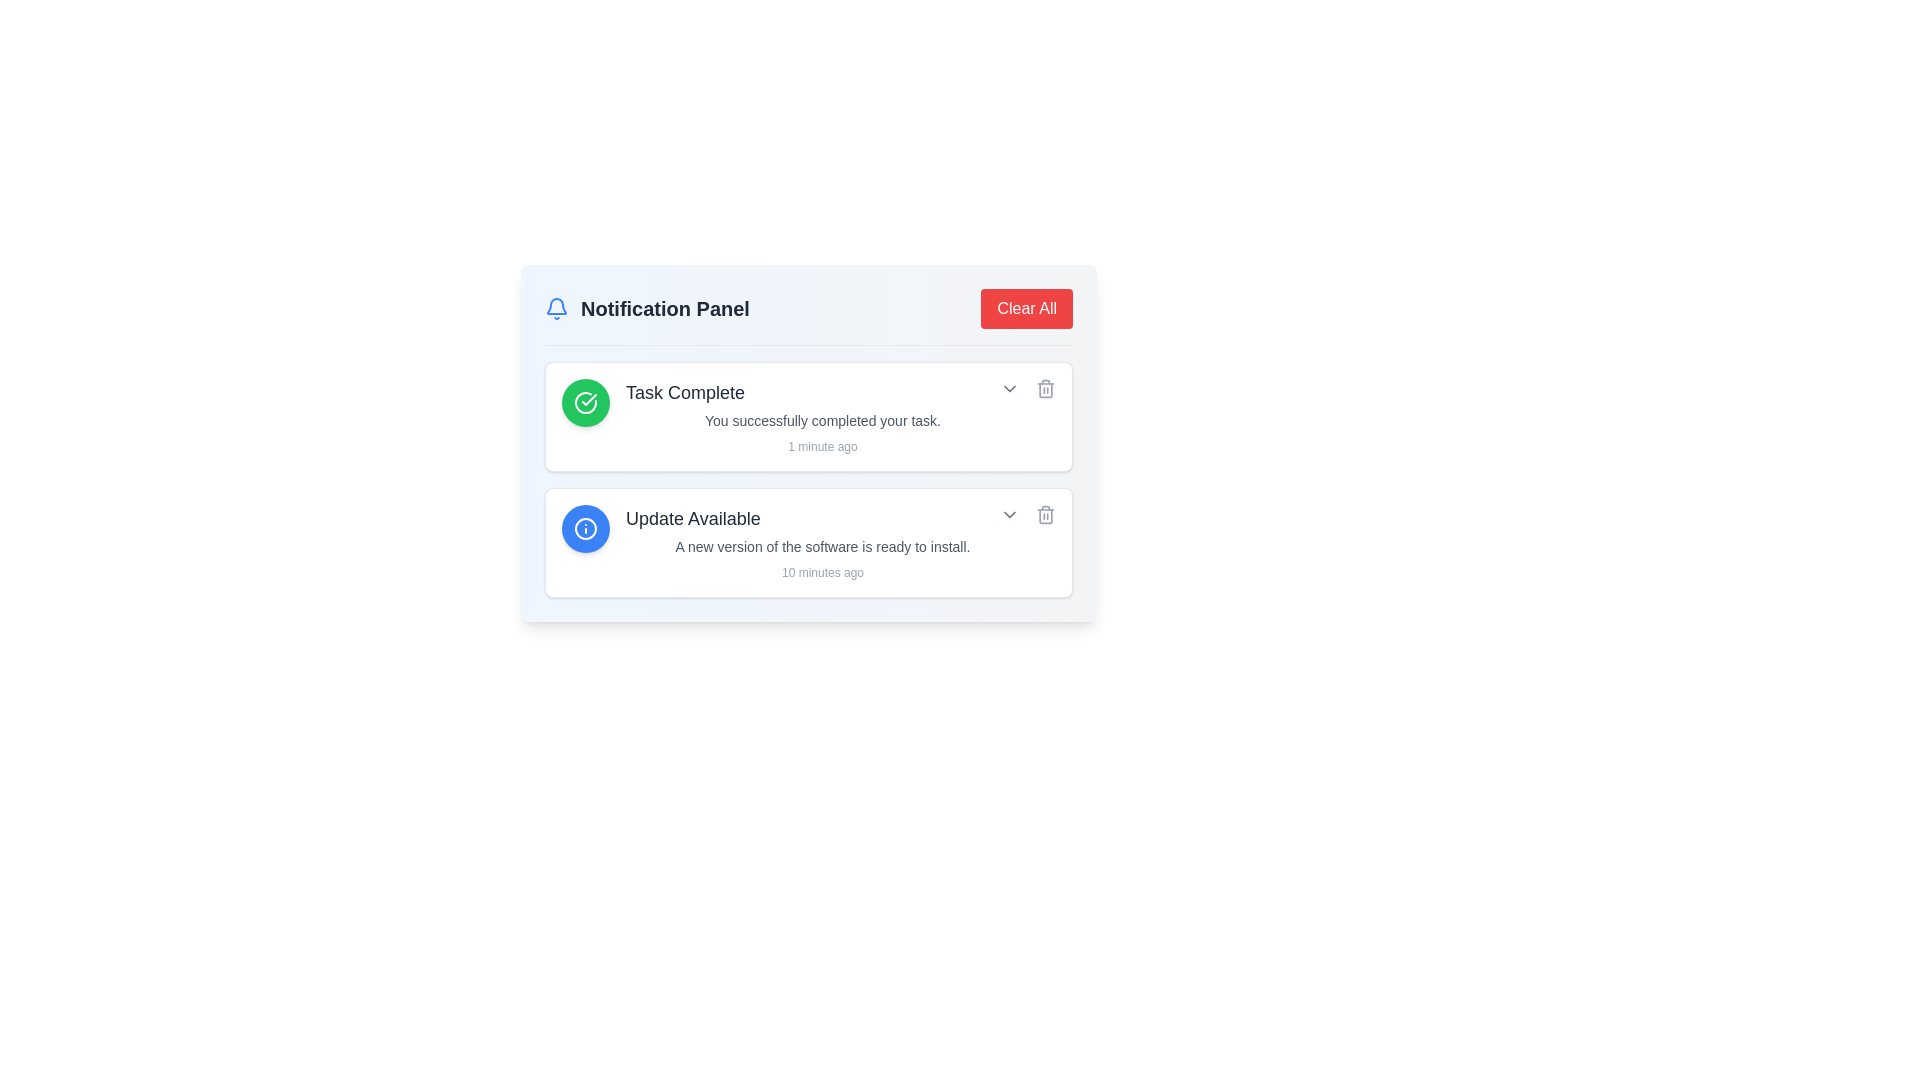 This screenshot has height=1080, width=1920. I want to click on the first notification block which contains the title 'Task Complete', the description 'You successfully completed your task.', and the timestamp '1 minute ago', so click(822, 415).